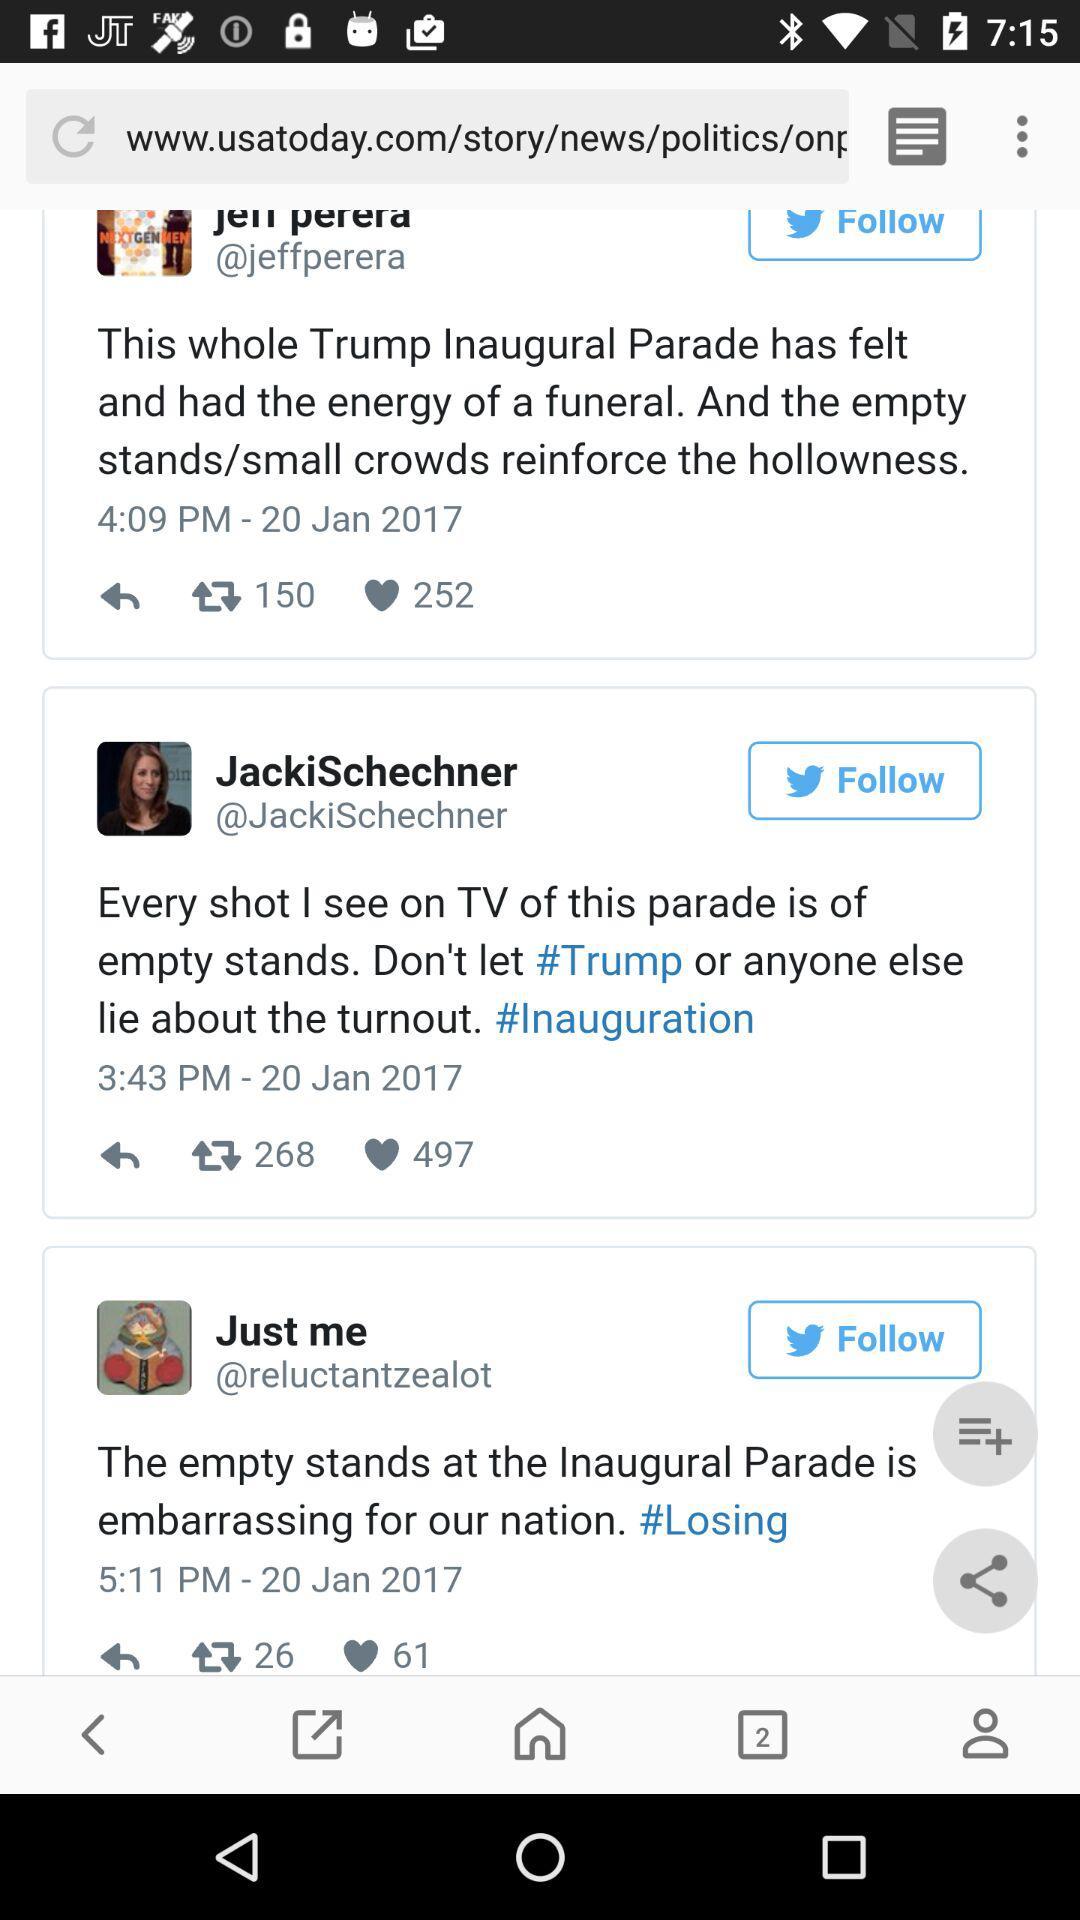 This screenshot has width=1080, height=1920. I want to click on the arrow_backward icon, so click(94, 1733).